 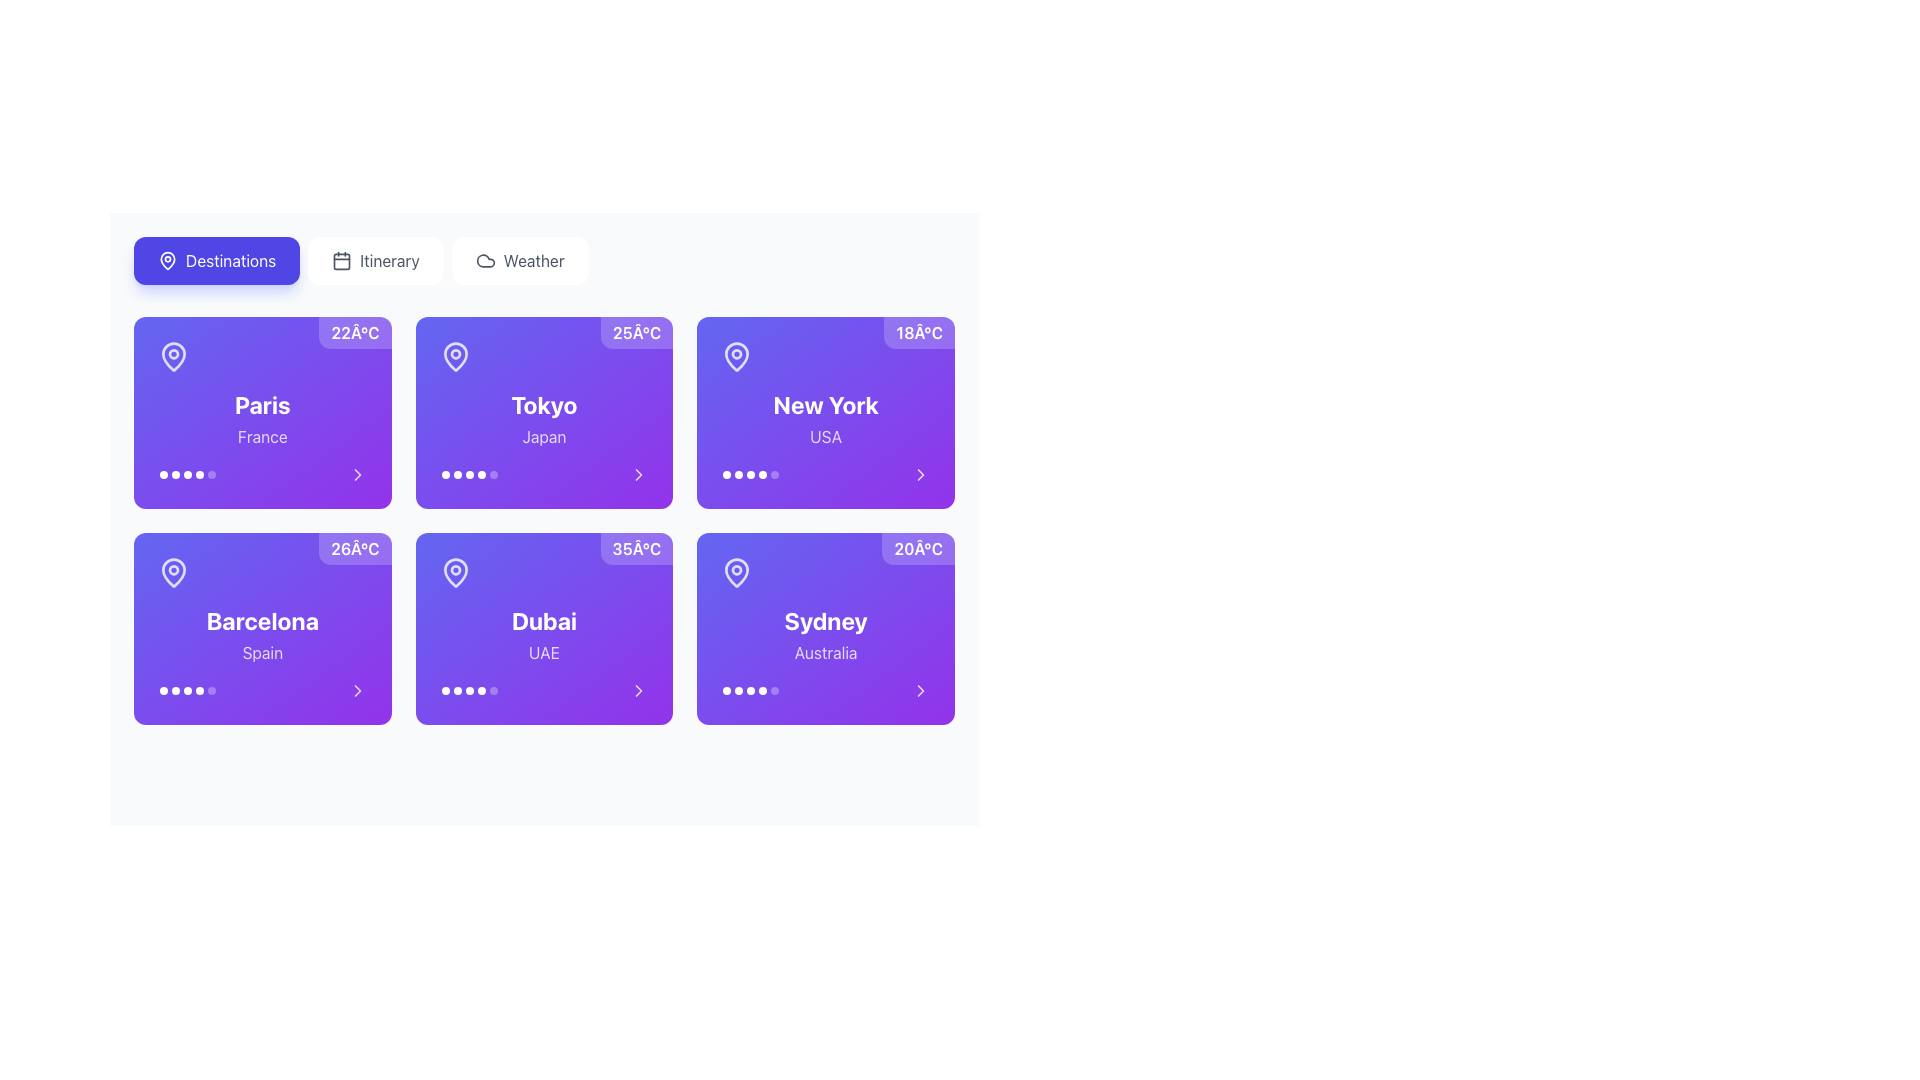 What do you see at coordinates (217, 260) in the screenshot?
I see `the 'Destinations' button, which is a rectangular button with a rounded blueish background and white text` at bounding box center [217, 260].